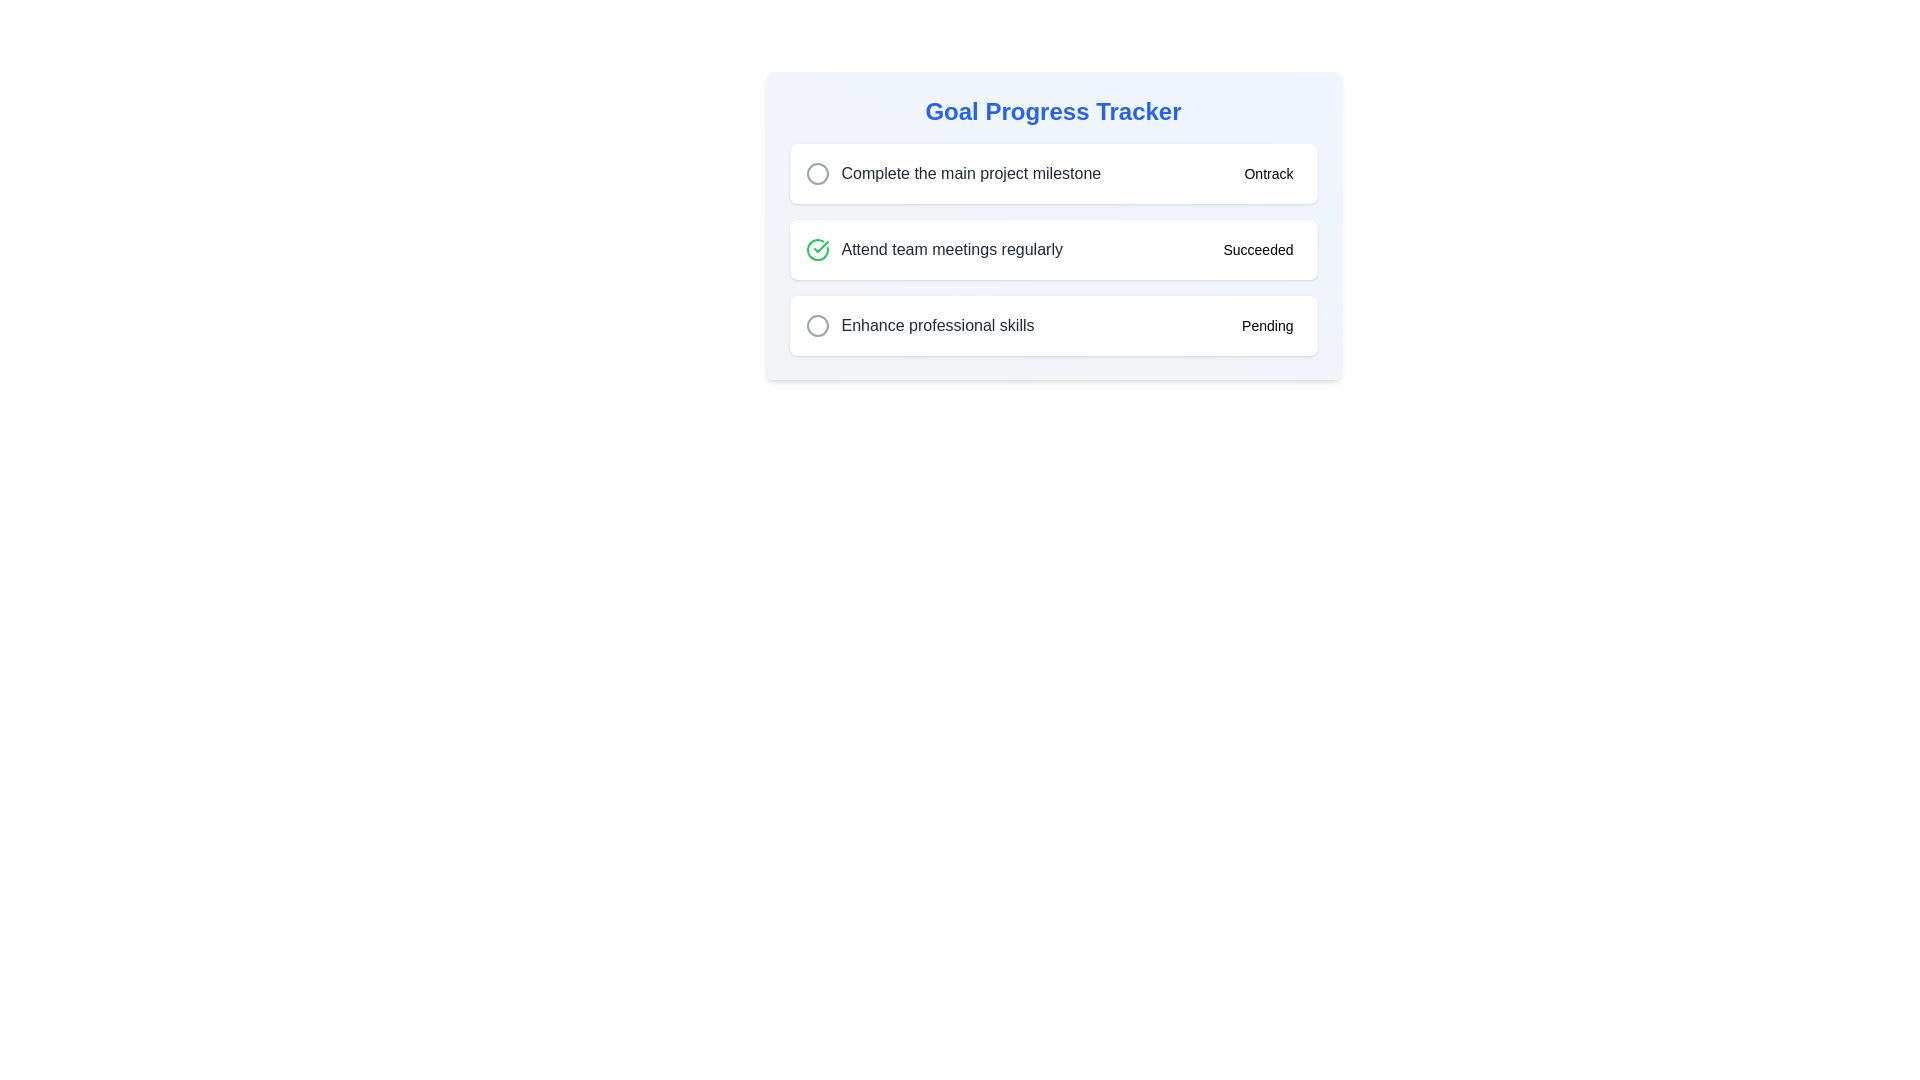 The image size is (1920, 1080). Describe the element at coordinates (1257, 249) in the screenshot. I see `the status badge labeled 'Succeeded', which is a rectangular label with a green background, located in the second row of a vertical list, to the right of the task description 'Attend team meetings regularly'` at that location.